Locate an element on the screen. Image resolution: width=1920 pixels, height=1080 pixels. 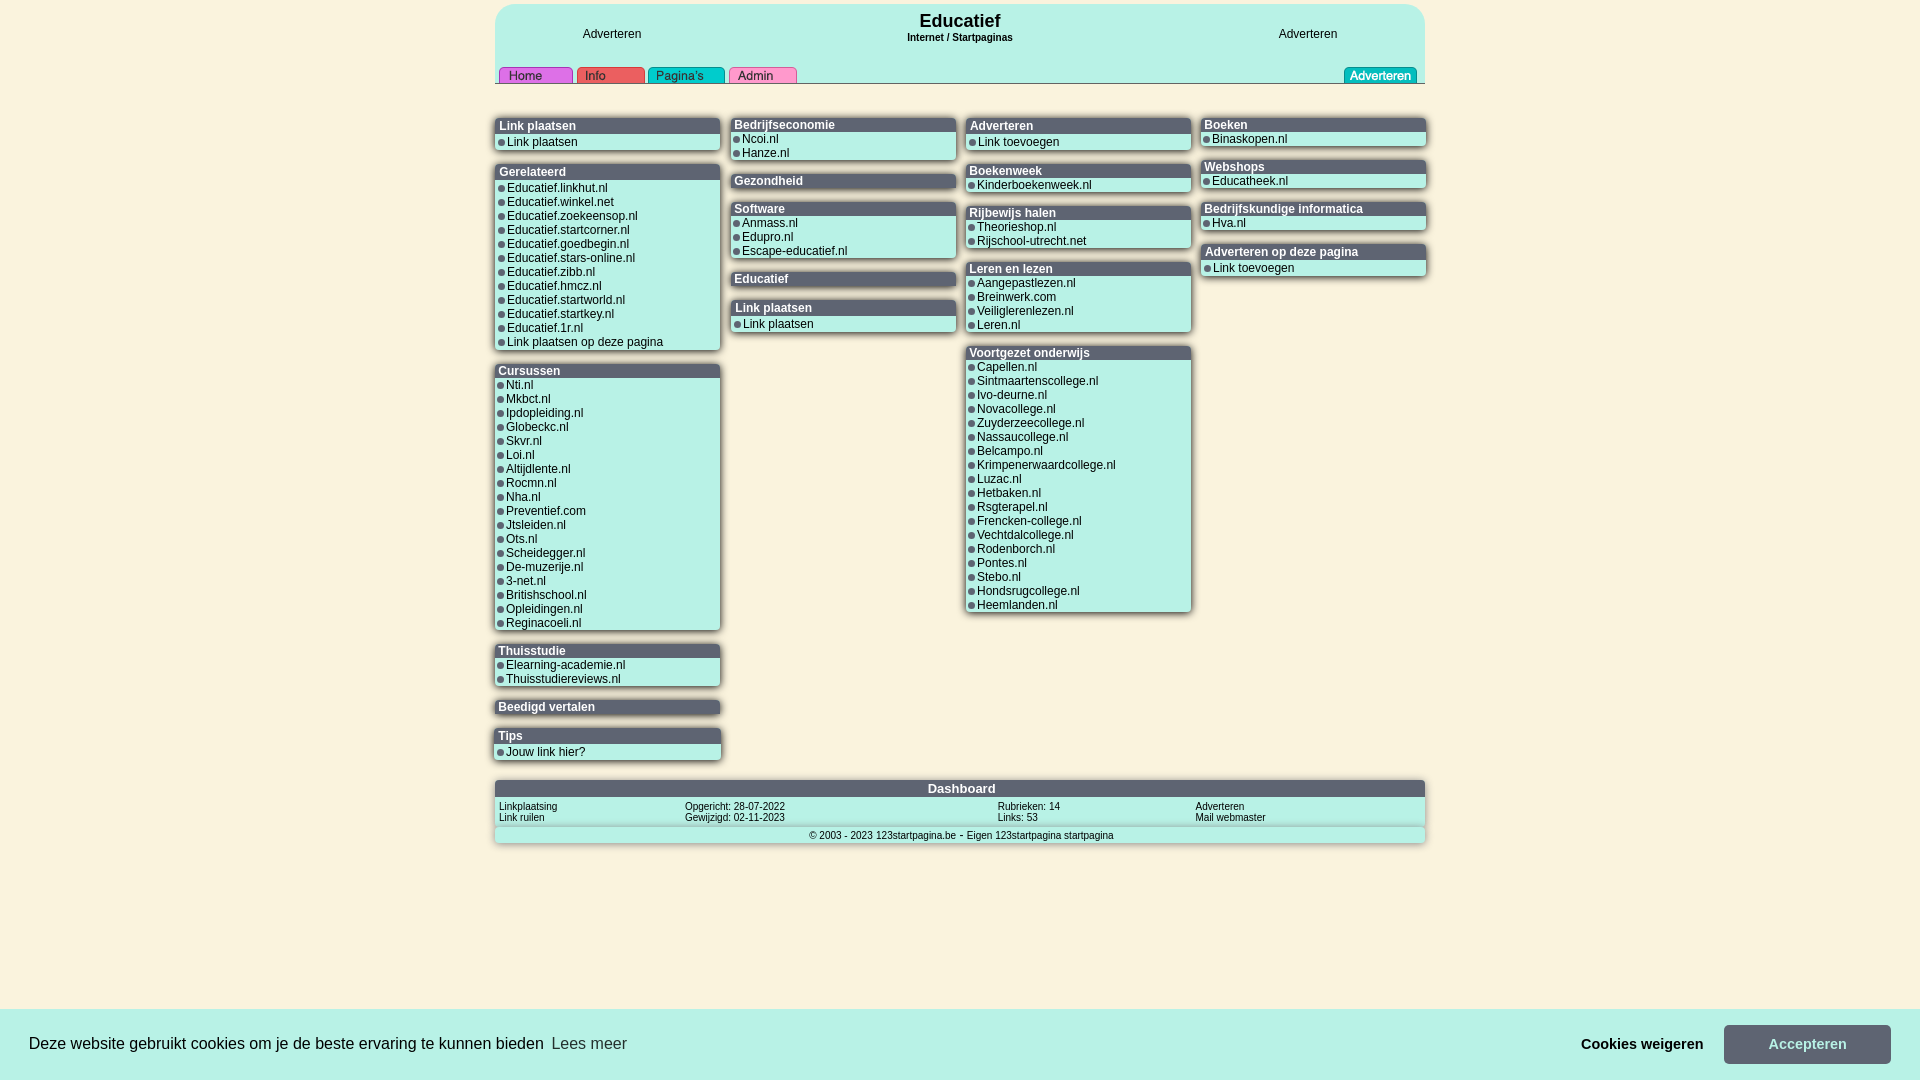
'Educatief.1r.nl' is located at coordinates (545, 326).